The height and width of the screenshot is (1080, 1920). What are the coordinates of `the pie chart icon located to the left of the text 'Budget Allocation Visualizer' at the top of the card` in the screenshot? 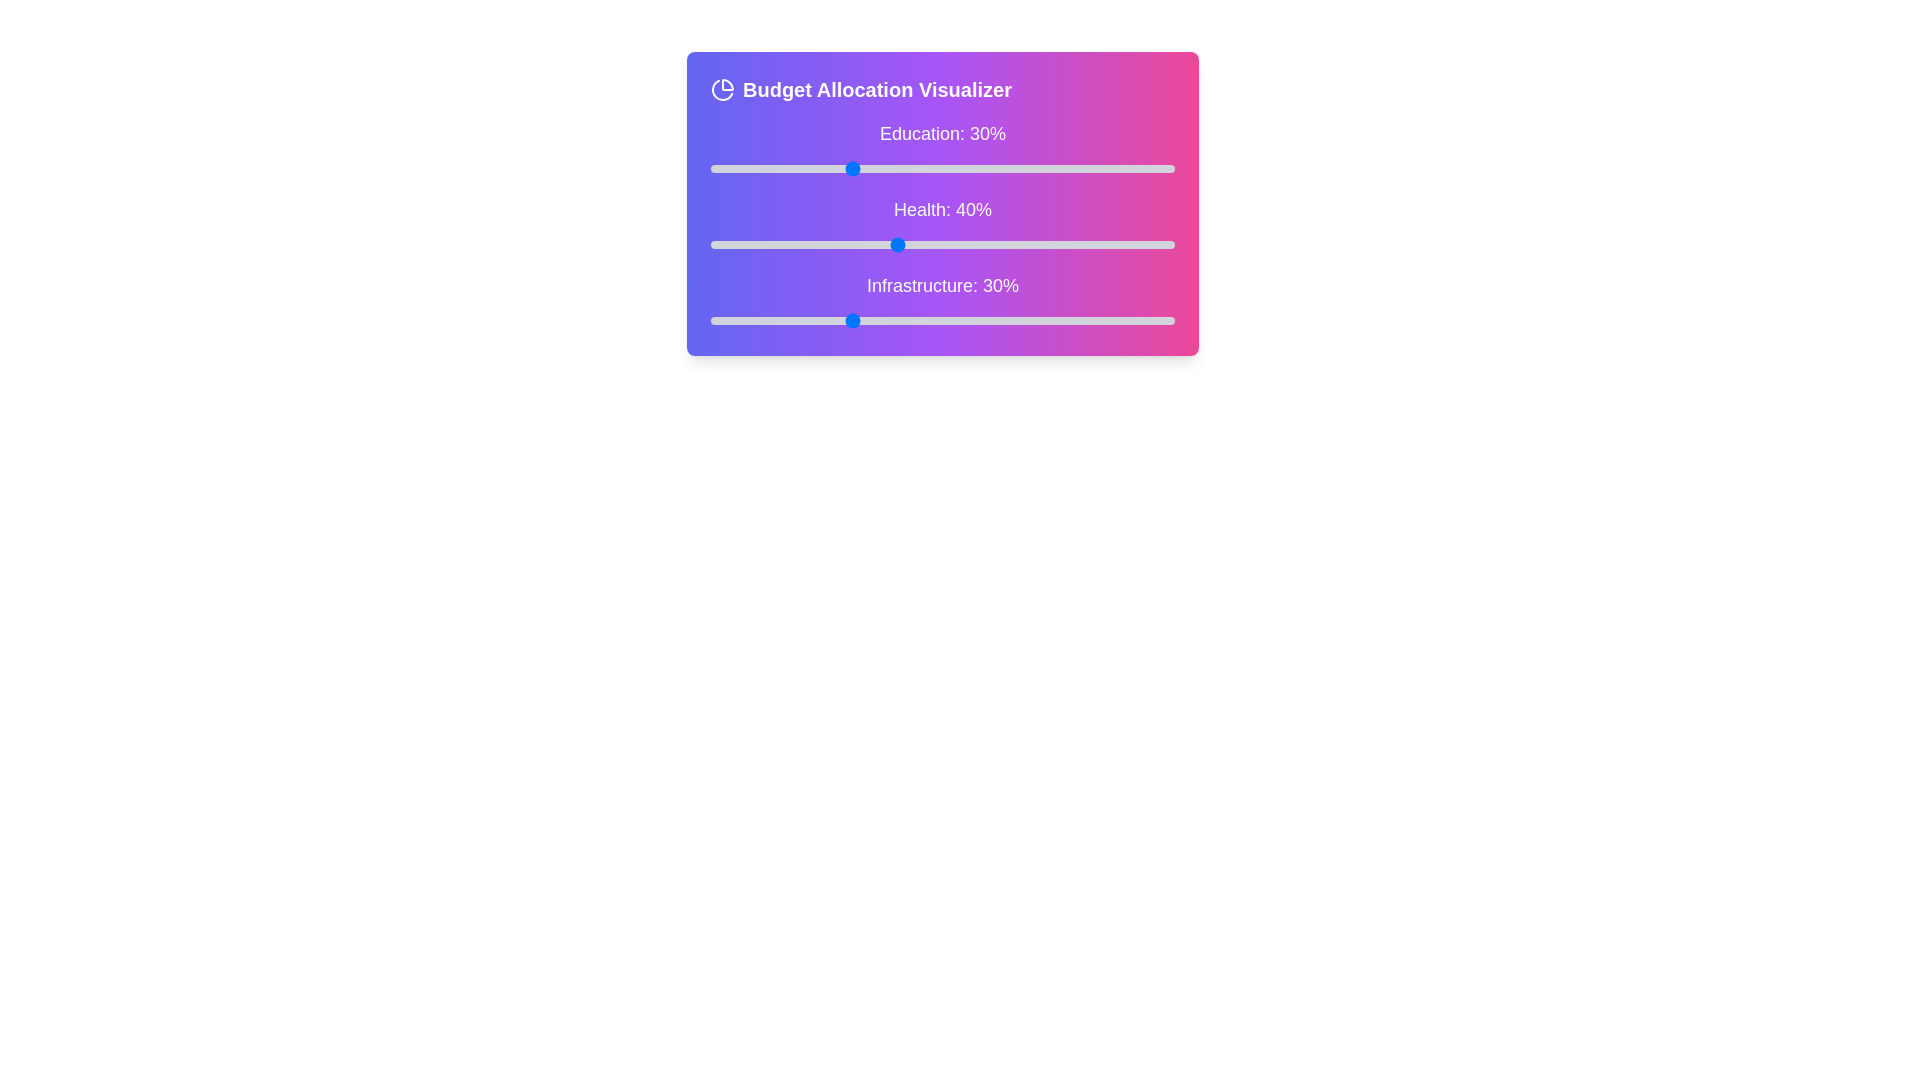 It's located at (722, 88).